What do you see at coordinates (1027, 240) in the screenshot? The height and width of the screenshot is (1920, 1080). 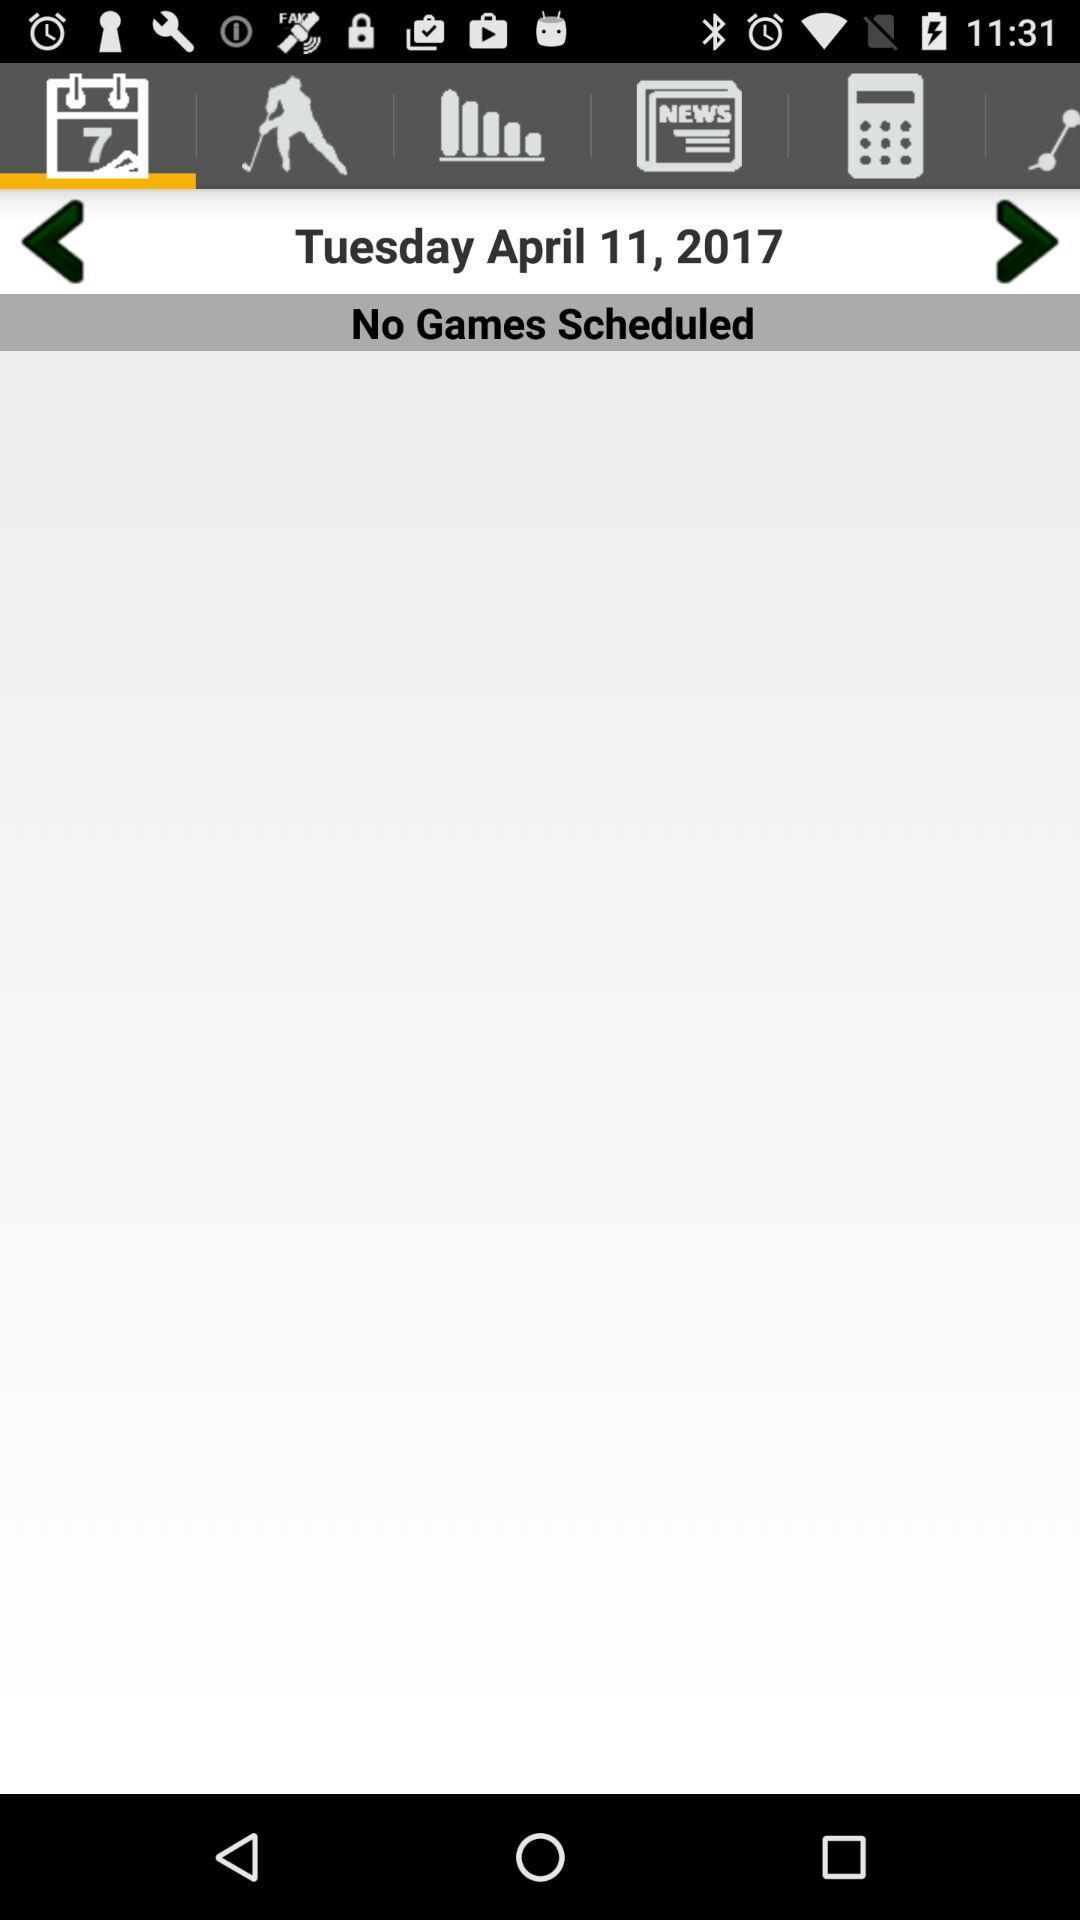 I see `next` at bounding box center [1027, 240].